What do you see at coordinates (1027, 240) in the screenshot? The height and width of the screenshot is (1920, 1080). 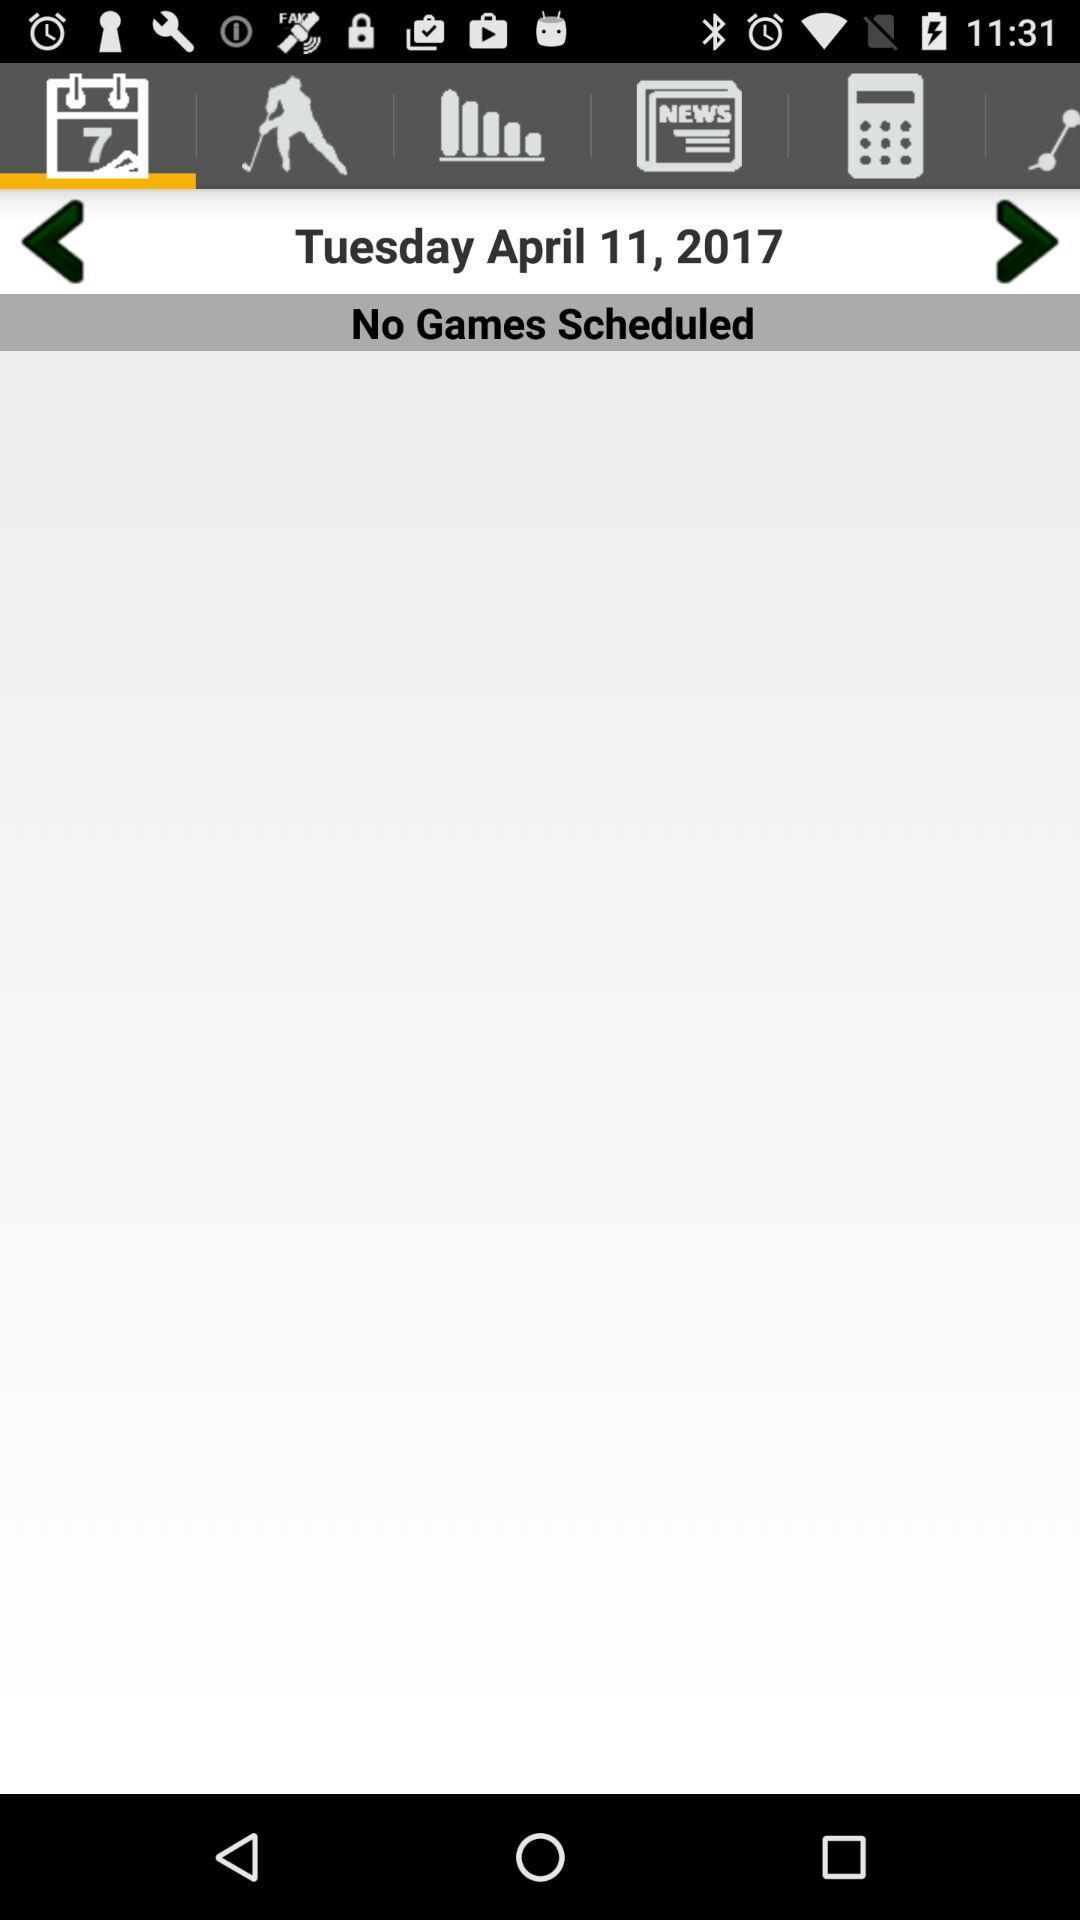 I see `next` at bounding box center [1027, 240].